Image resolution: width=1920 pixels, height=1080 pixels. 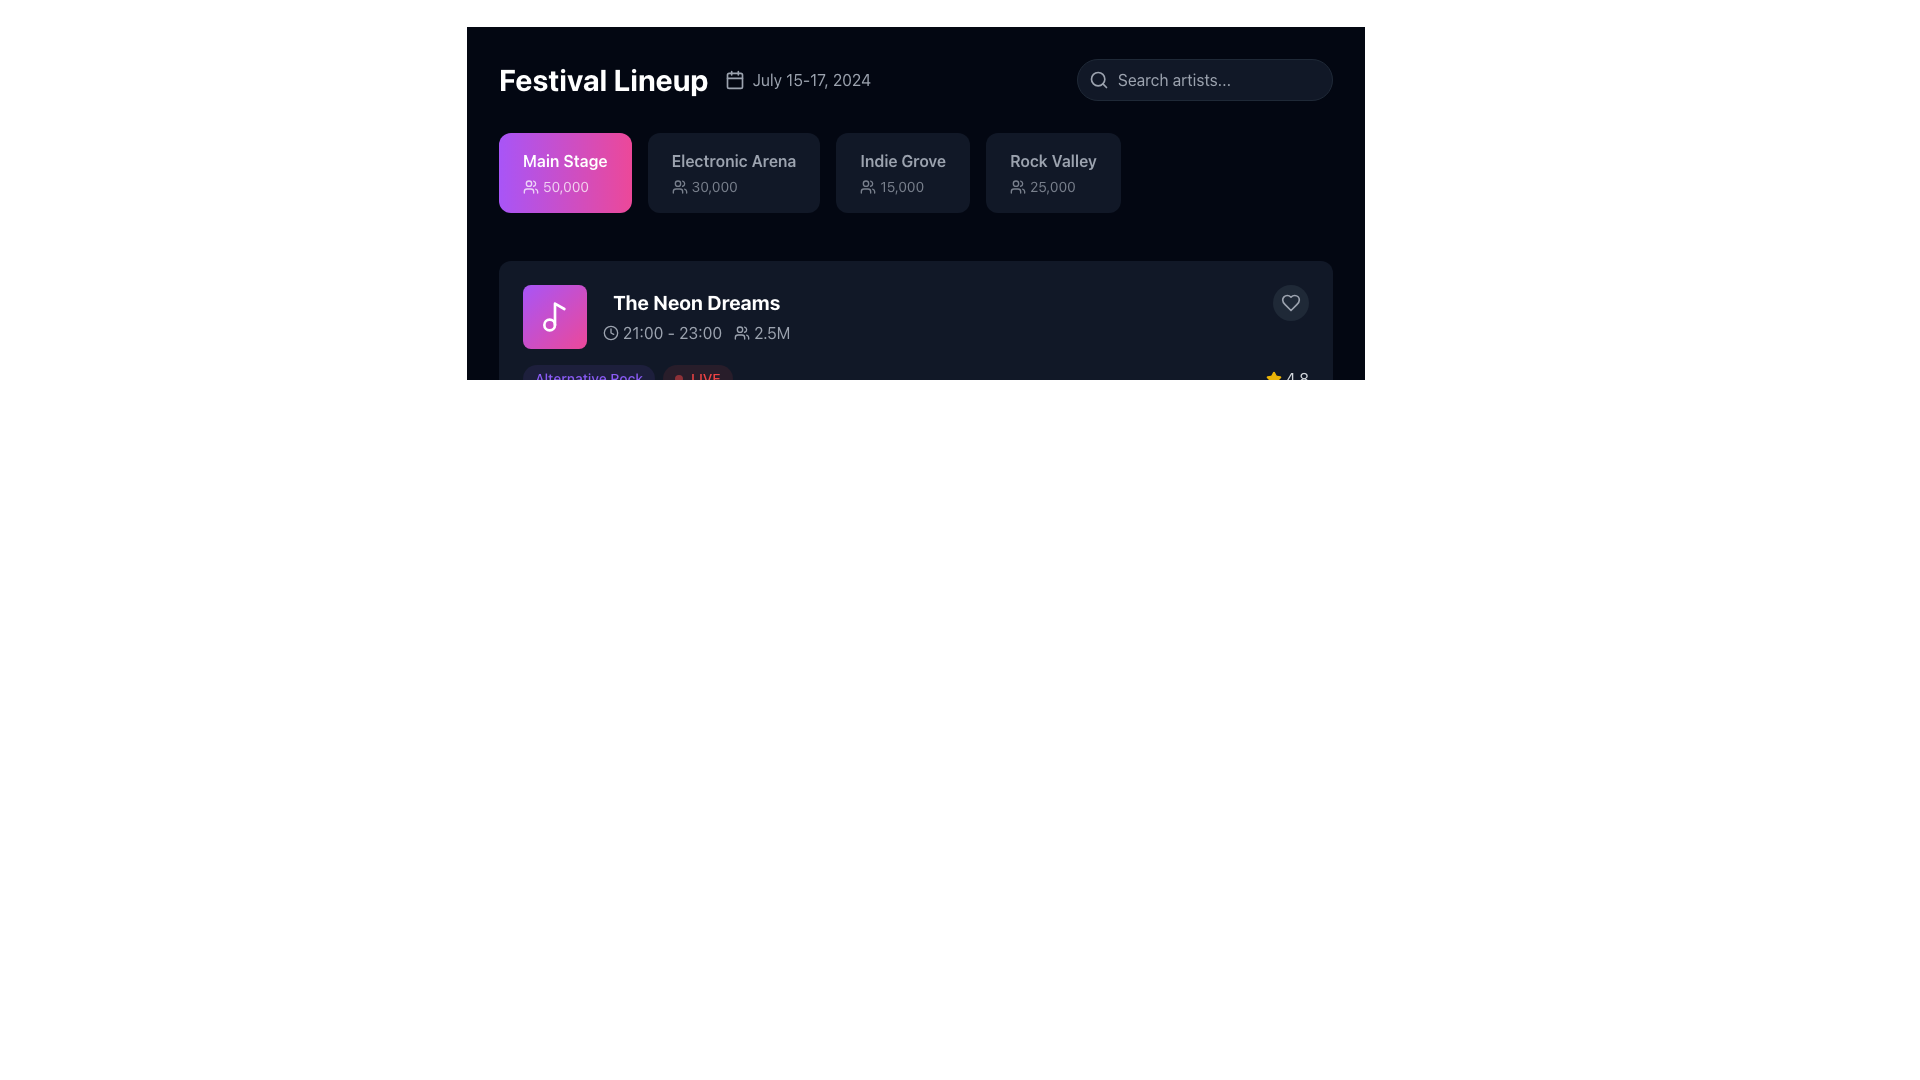 What do you see at coordinates (733, 186) in the screenshot?
I see `the Text Label with Icon indicating the capacity of the 'Electronic Arena', which shows '30,000'` at bounding box center [733, 186].